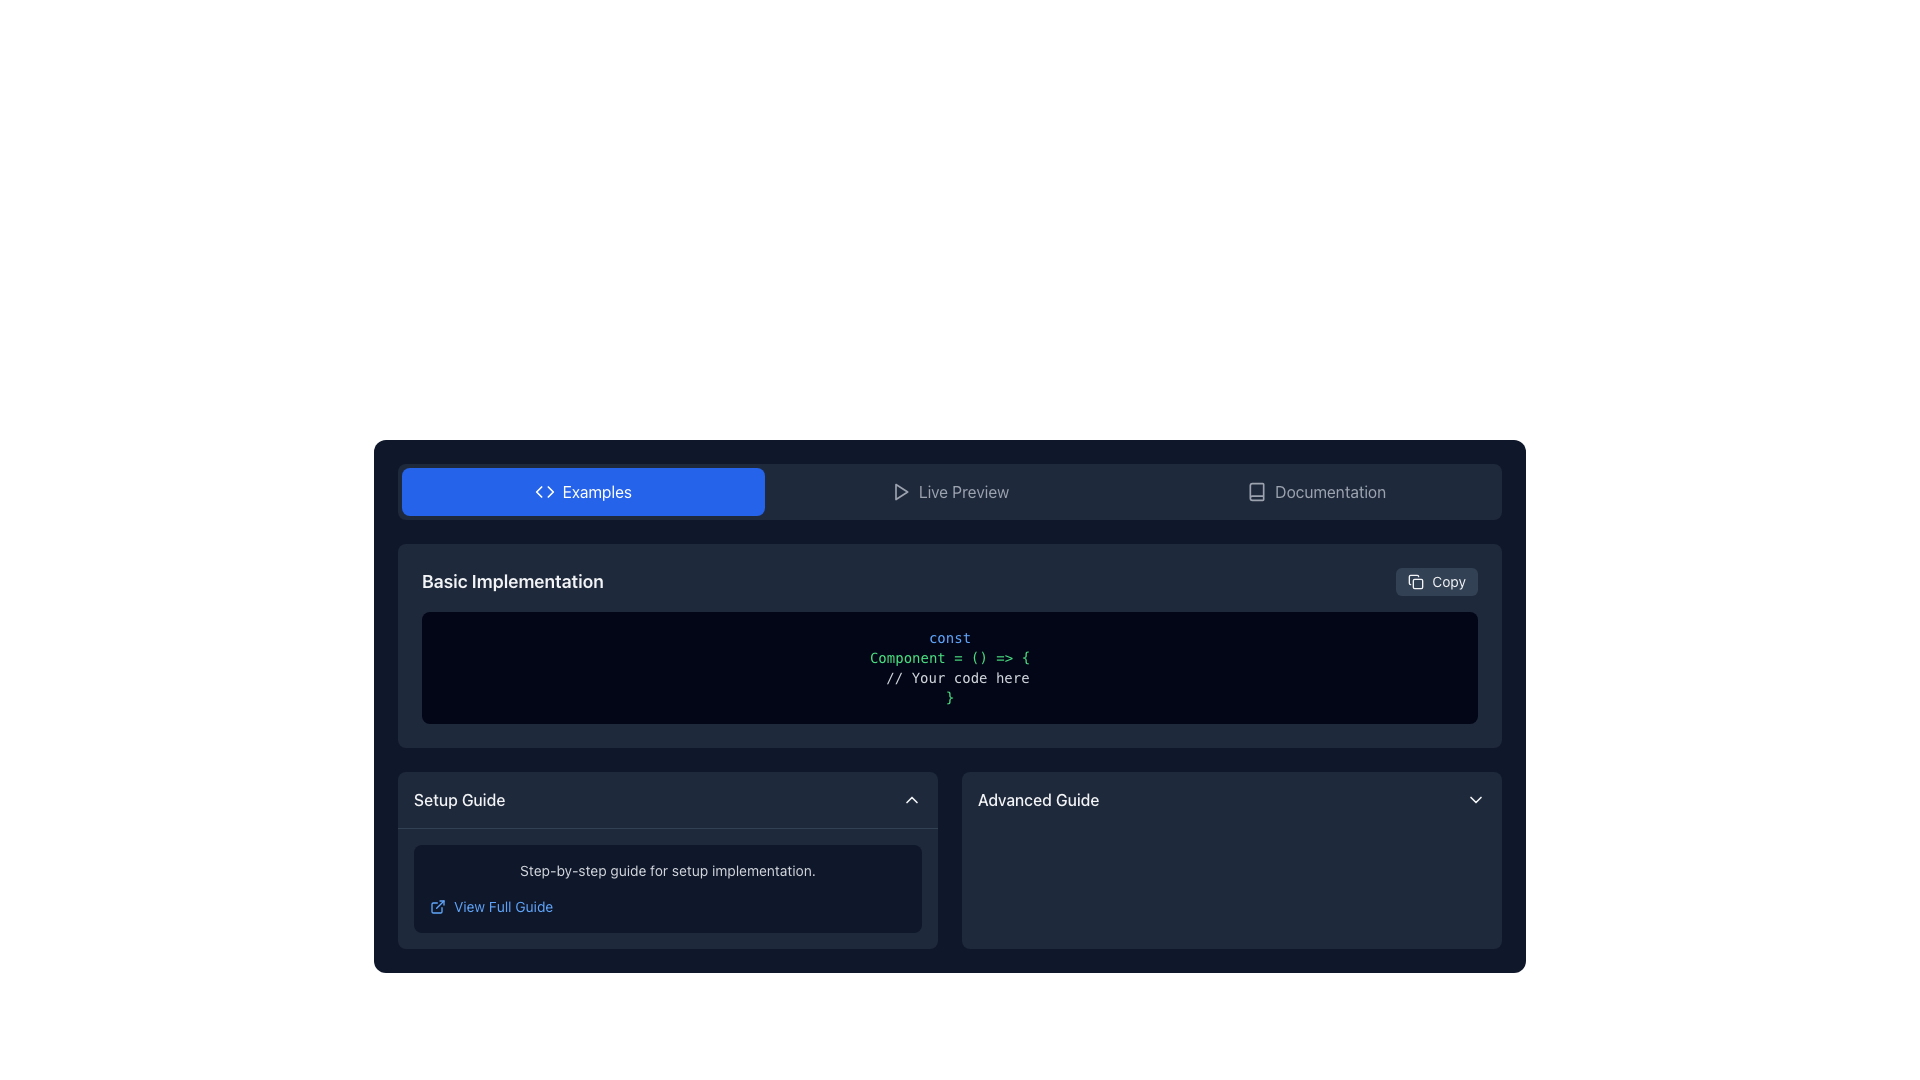 The width and height of the screenshot is (1920, 1080). I want to click on the hyperlink in the Informational section located under the 'Setup Guide' header, so click(667, 859).